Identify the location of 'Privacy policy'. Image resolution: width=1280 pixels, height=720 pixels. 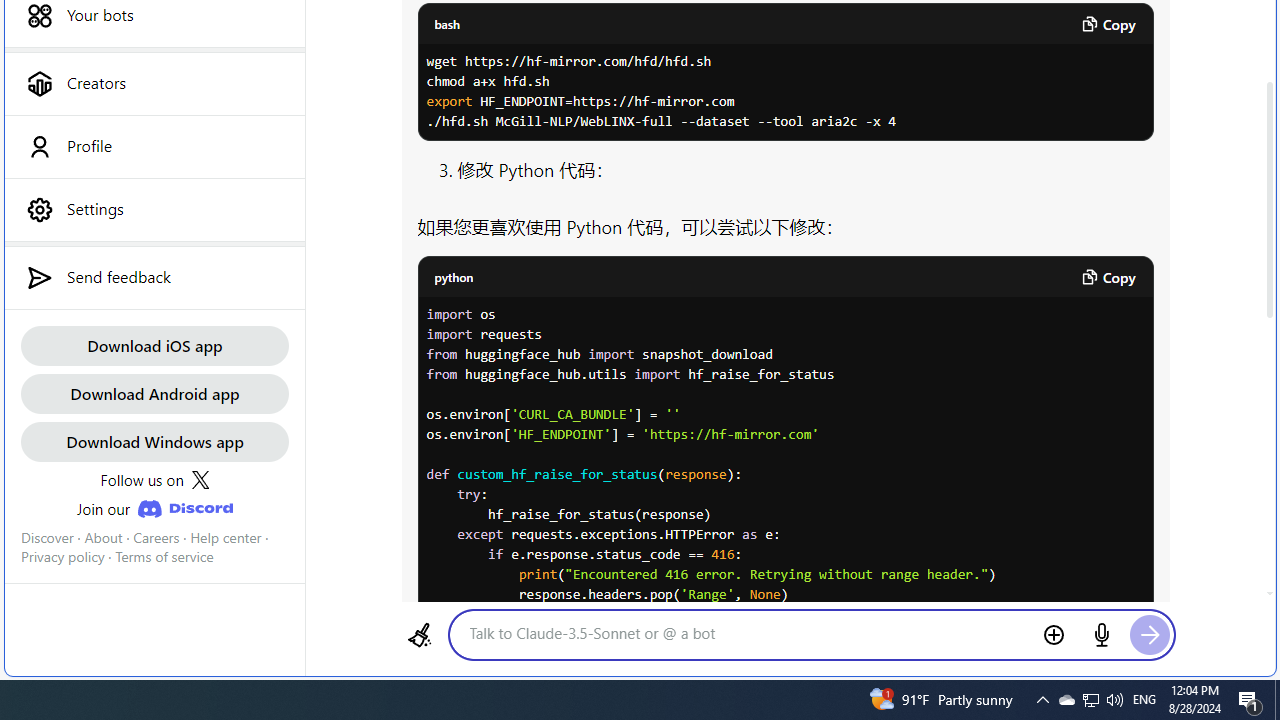
(62, 557).